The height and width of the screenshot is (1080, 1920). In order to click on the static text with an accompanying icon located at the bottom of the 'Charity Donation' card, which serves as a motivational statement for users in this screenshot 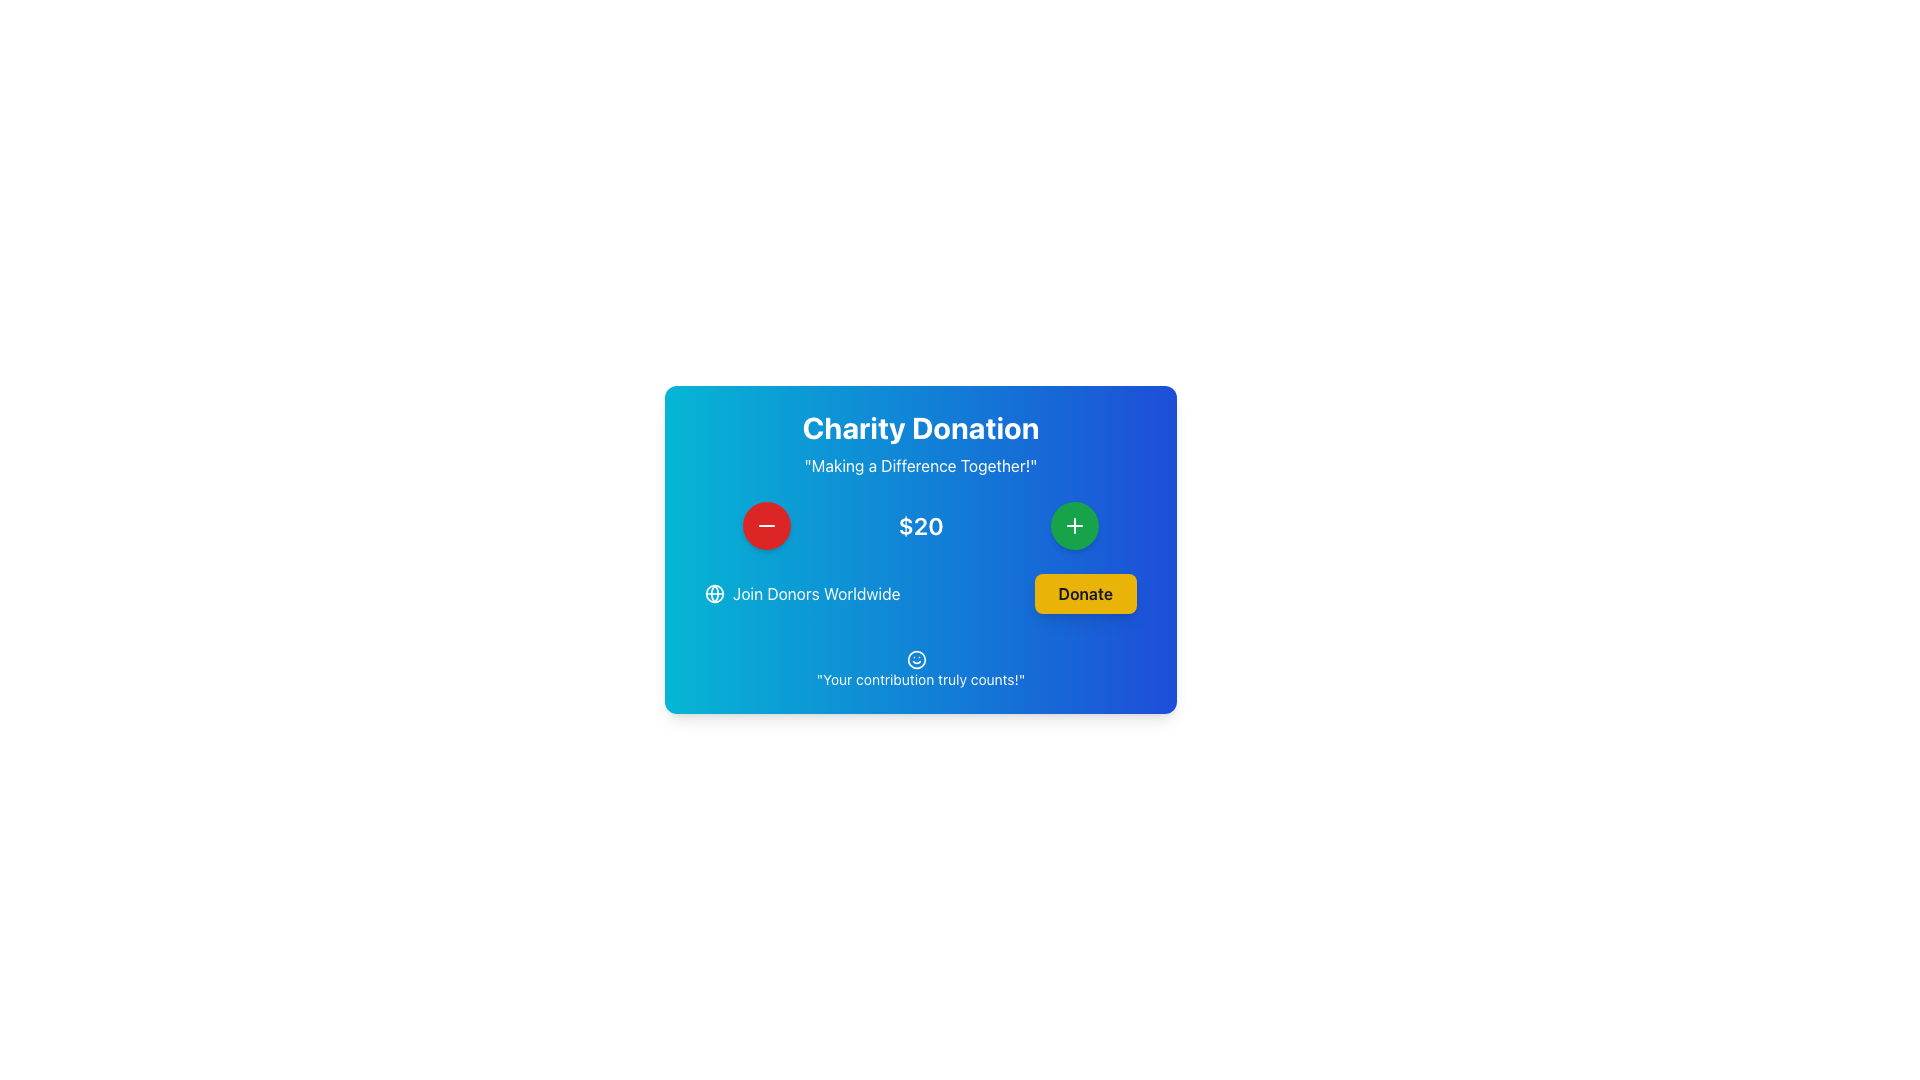, I will do `click(920, 667)`.